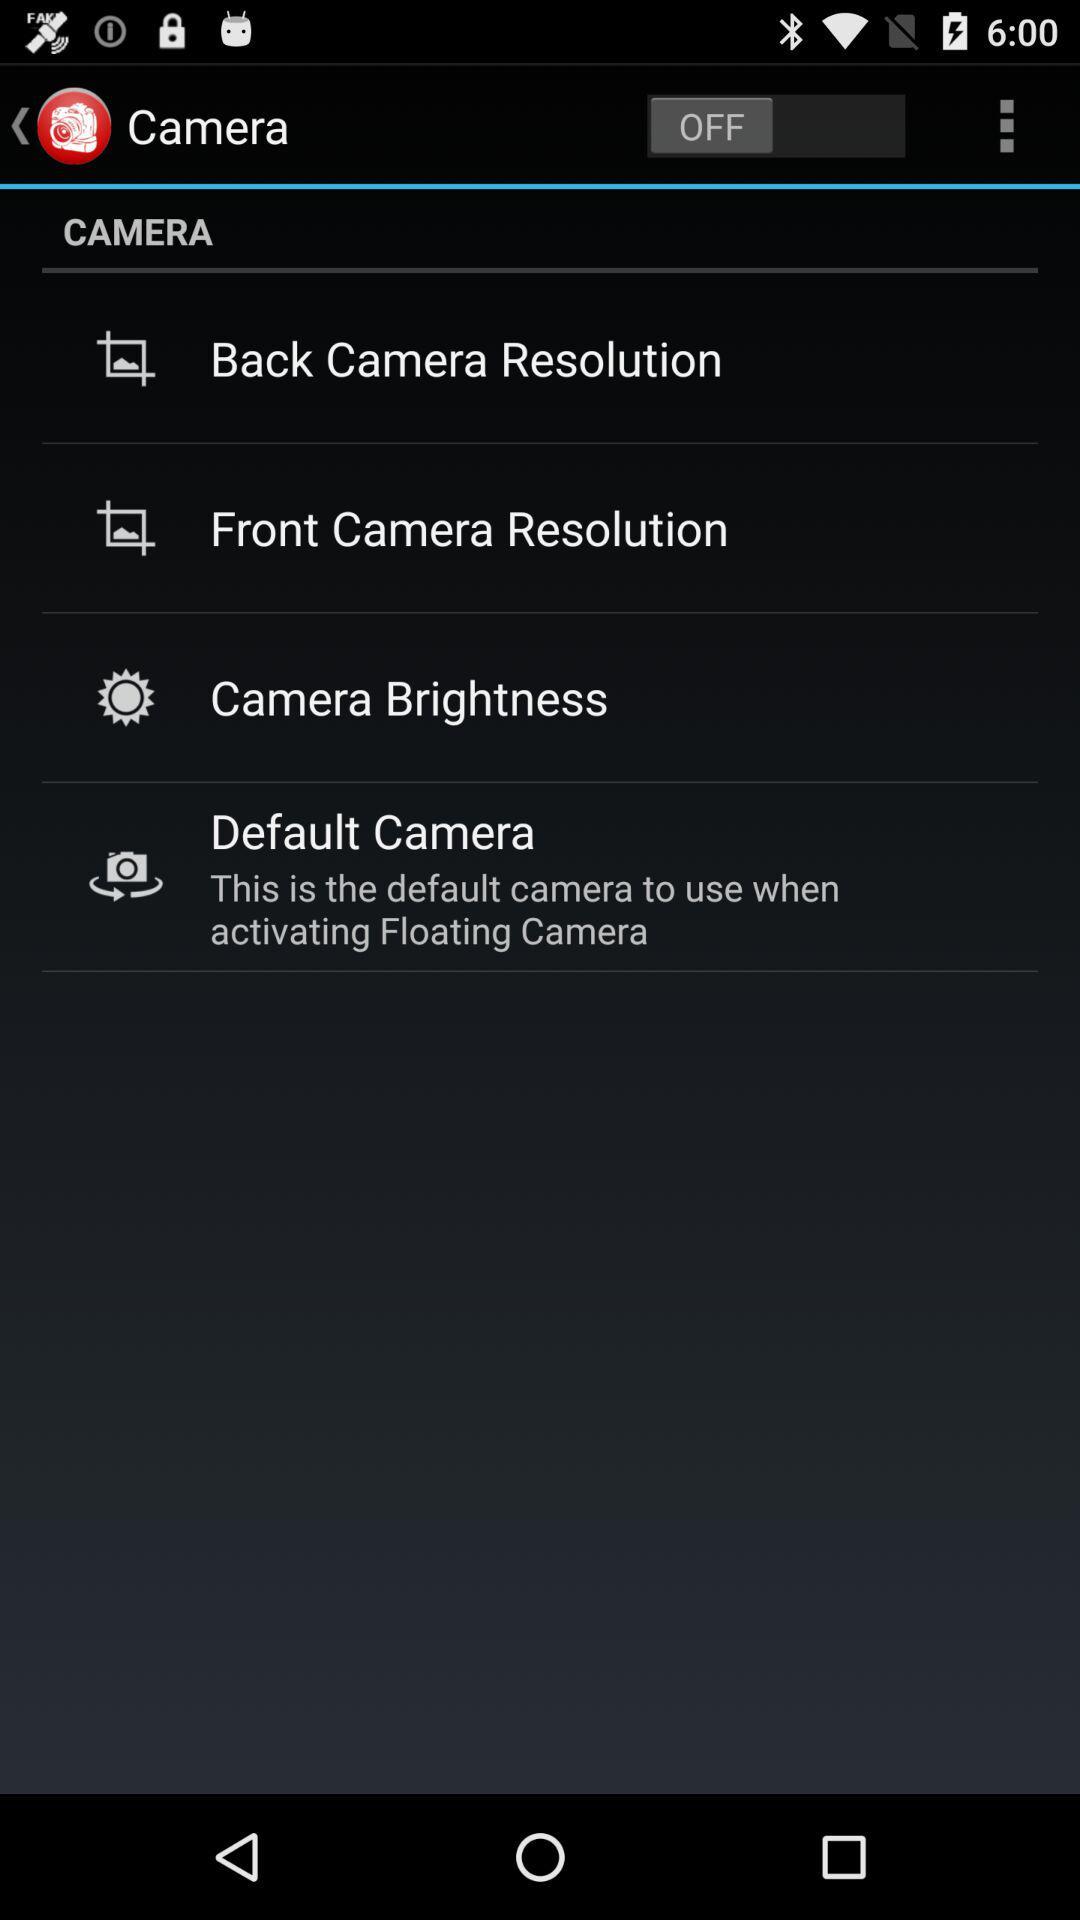 Image resolution: width=1080 pixels, height=1920 pixels. I want to click on item above the camera, so click(775, 124).